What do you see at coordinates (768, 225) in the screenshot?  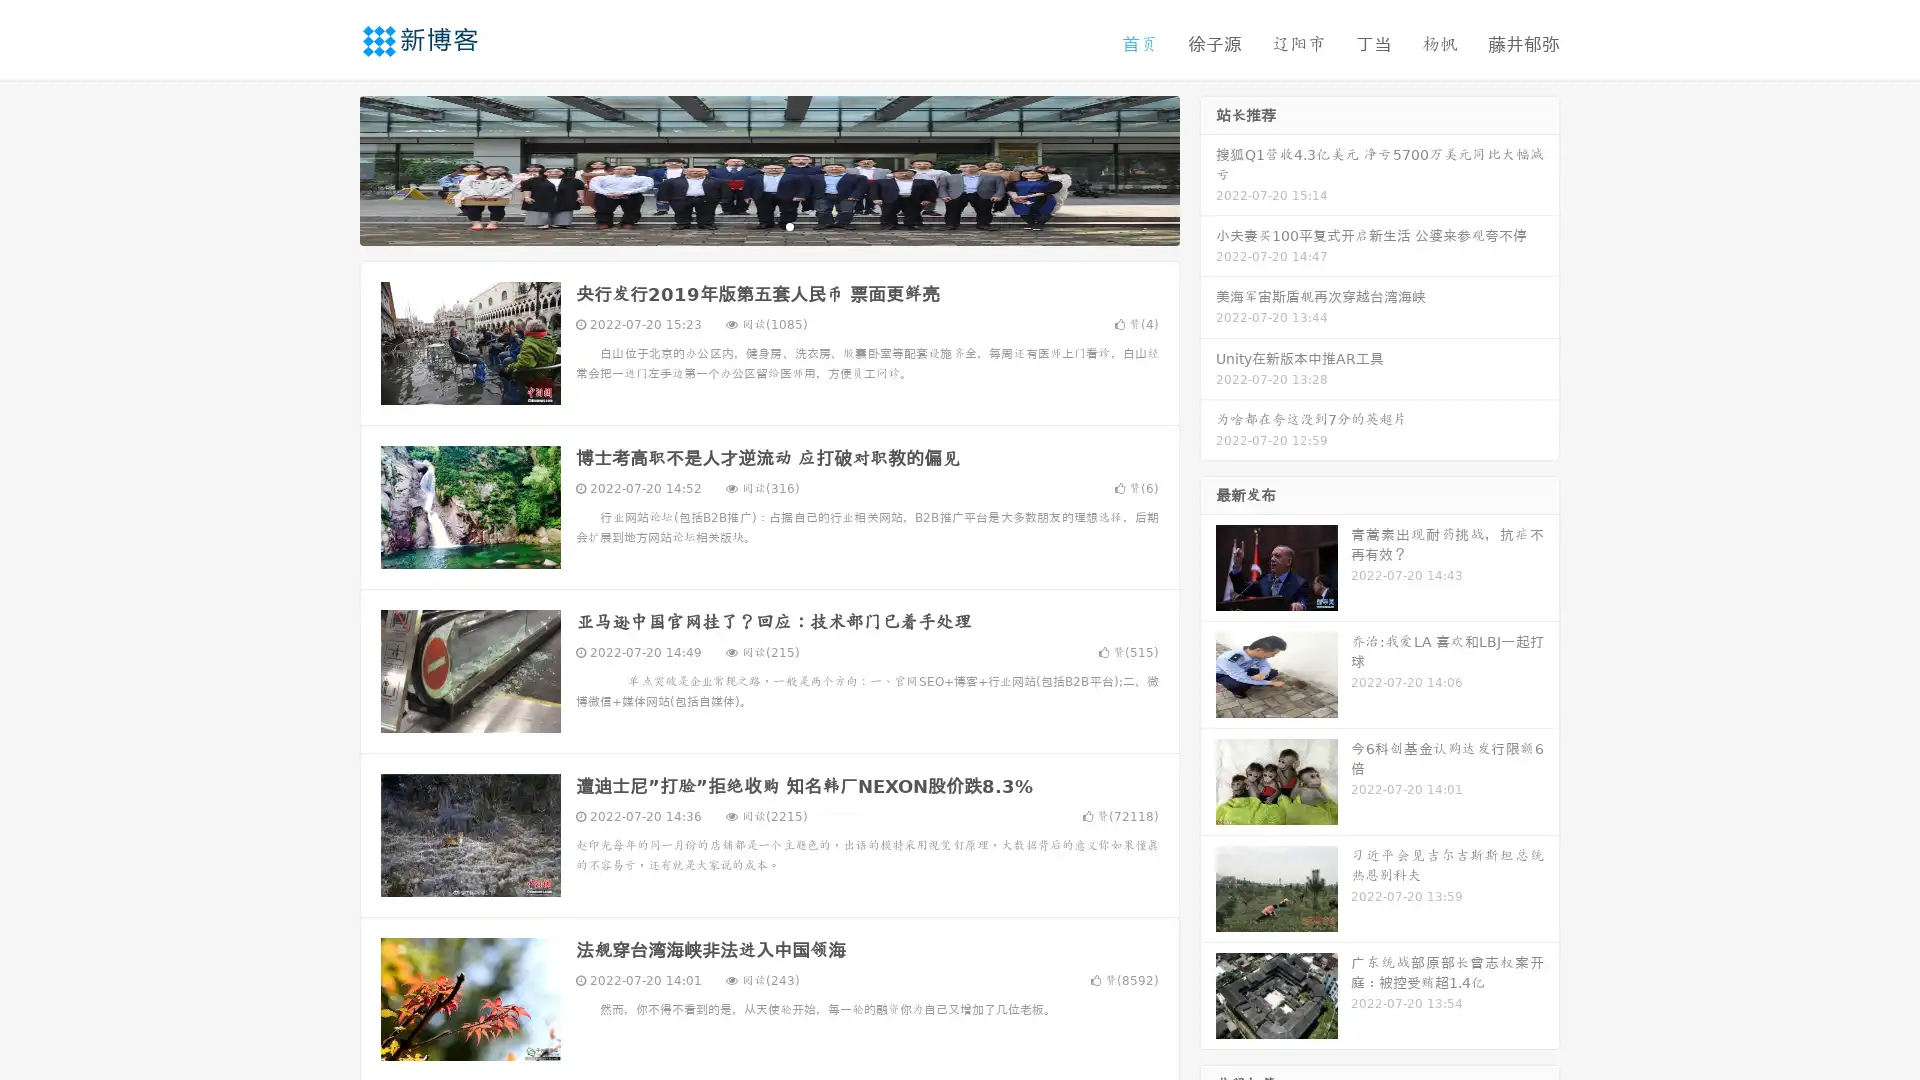 I see `Go to slide 2` at bounding box center [768, 225].